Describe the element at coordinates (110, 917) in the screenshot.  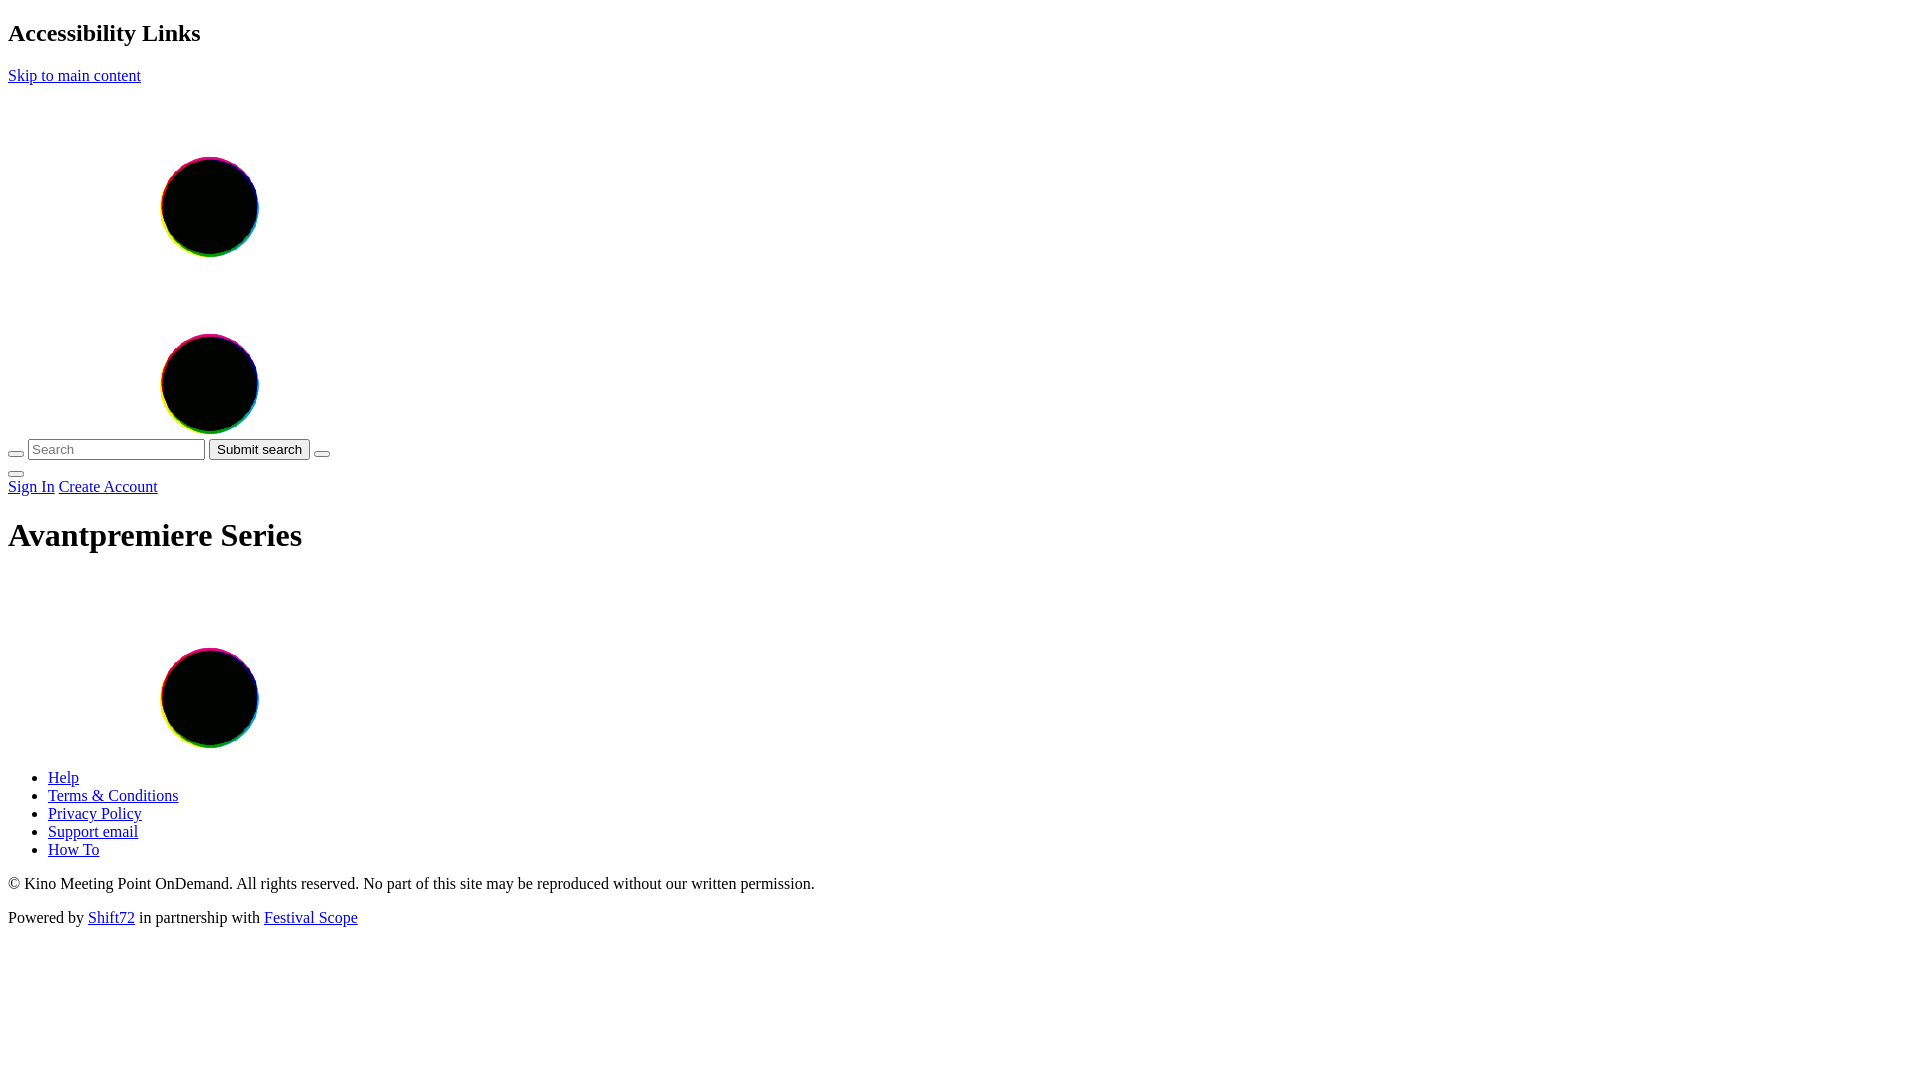
I see `'Shift72'` at that location.